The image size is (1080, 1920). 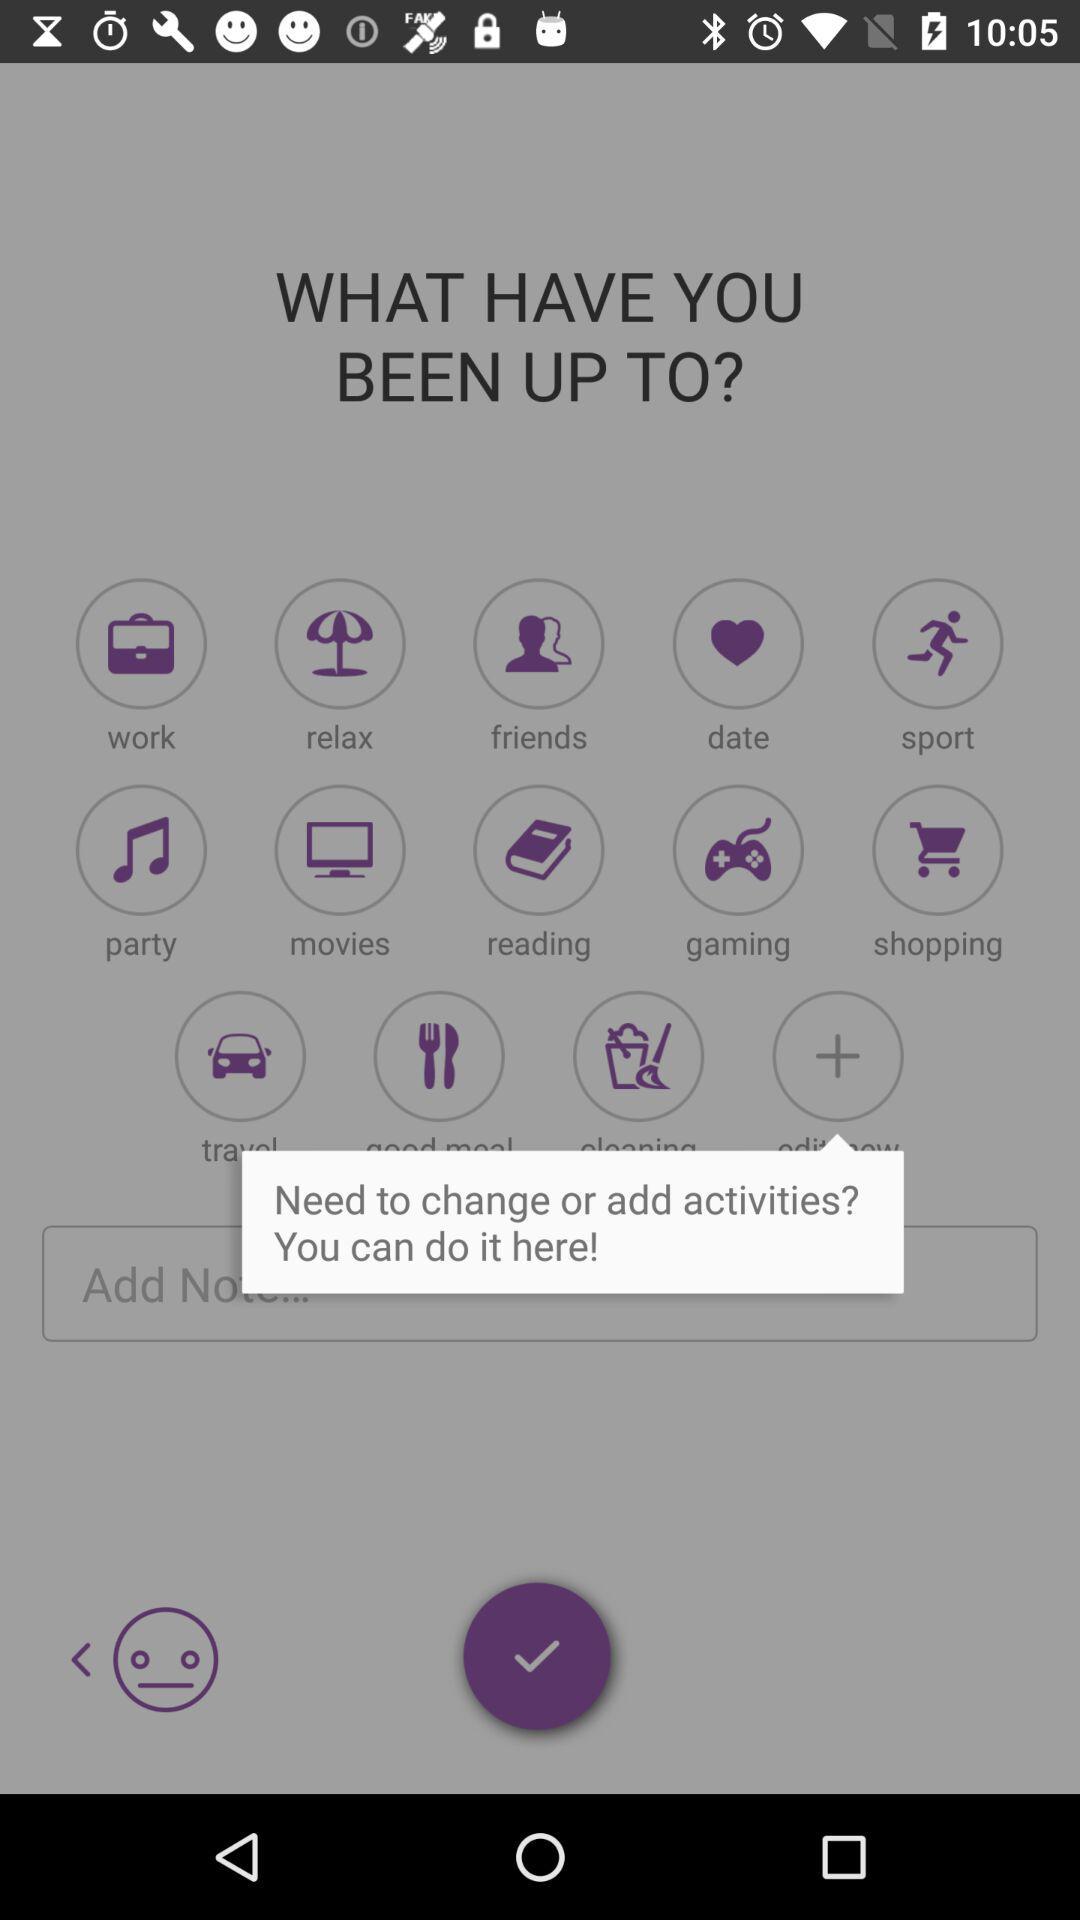 What do you see at coordinates (140, 643) in the screenshot?
I see `choose work` at bounding box center [140, 643].